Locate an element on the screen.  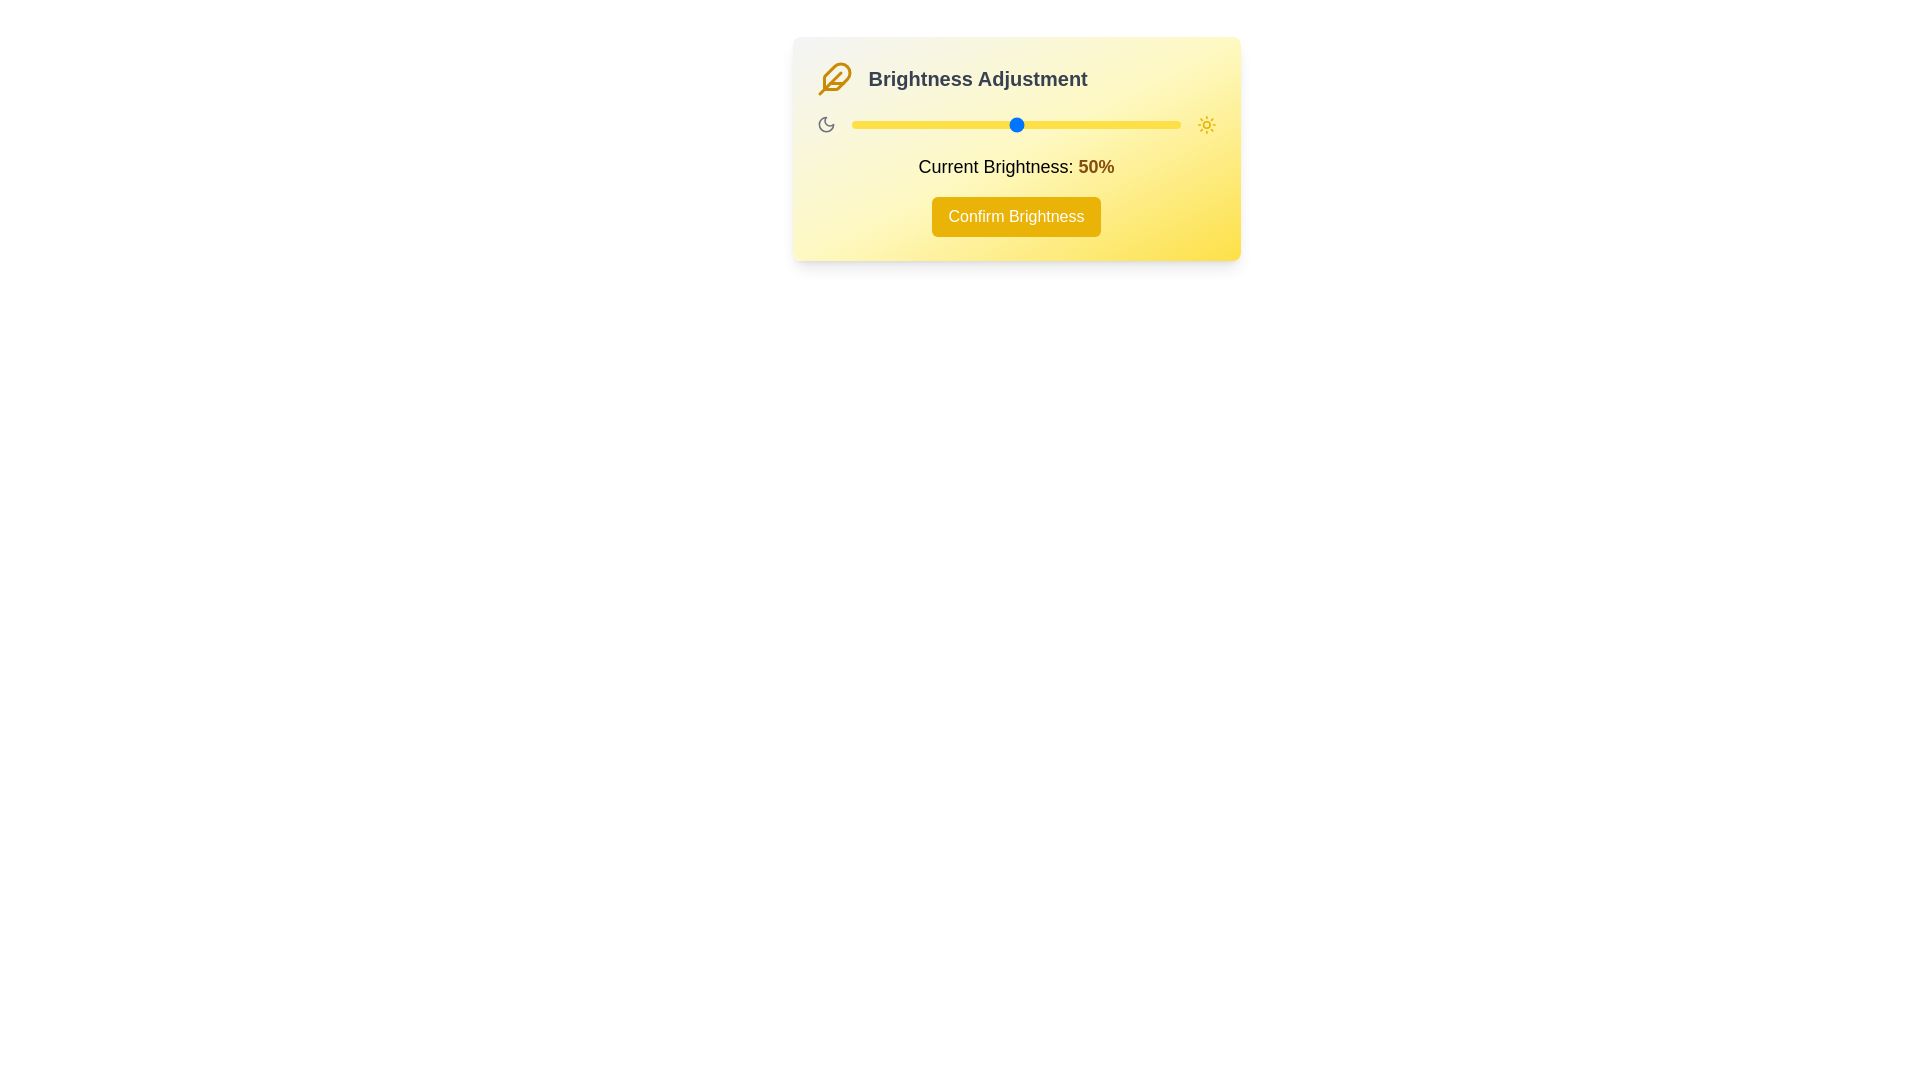
the brightness to 75% by dragging the slider is located at coordinates (1097, 124).